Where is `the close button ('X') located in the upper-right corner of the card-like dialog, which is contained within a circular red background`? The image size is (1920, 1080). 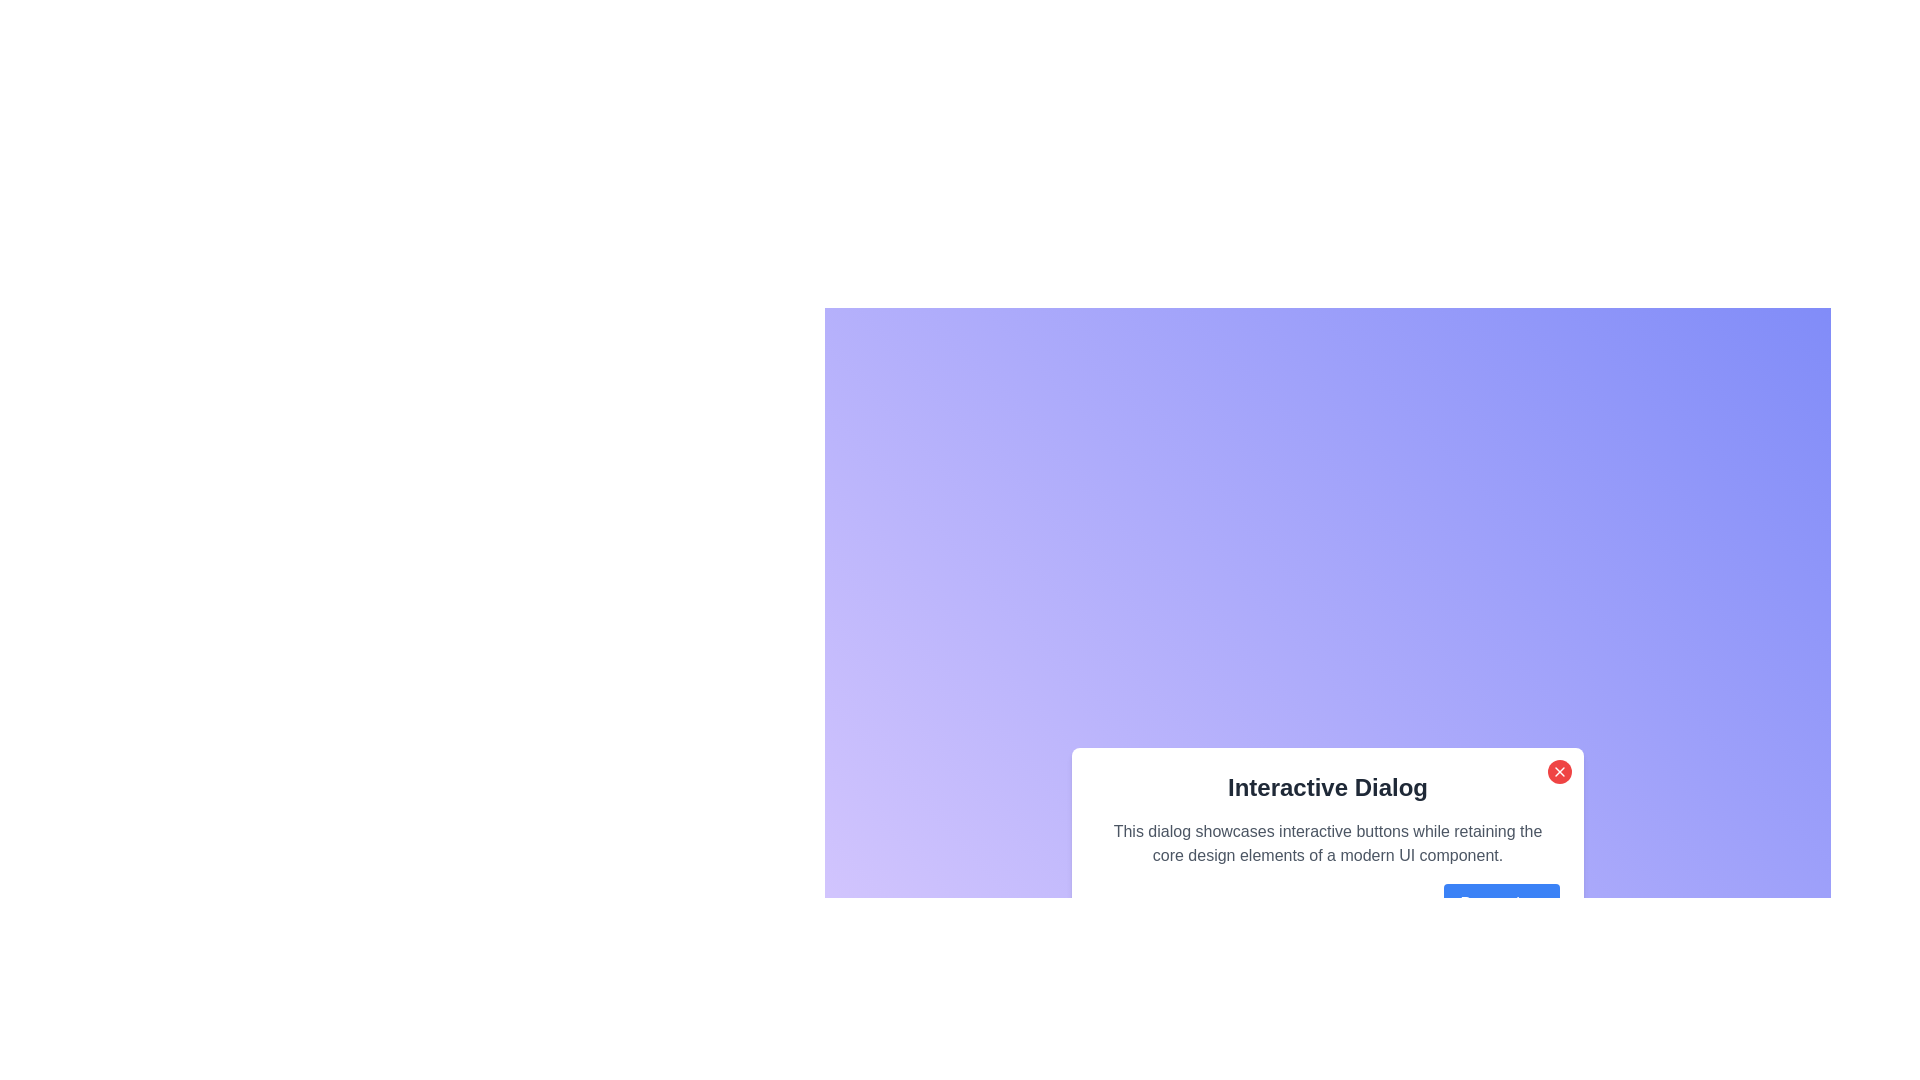
the close button ('X') located in the upper-right corner of the card-like dialog, which is contained within a circular red background is located at coordinates (1559, 770).